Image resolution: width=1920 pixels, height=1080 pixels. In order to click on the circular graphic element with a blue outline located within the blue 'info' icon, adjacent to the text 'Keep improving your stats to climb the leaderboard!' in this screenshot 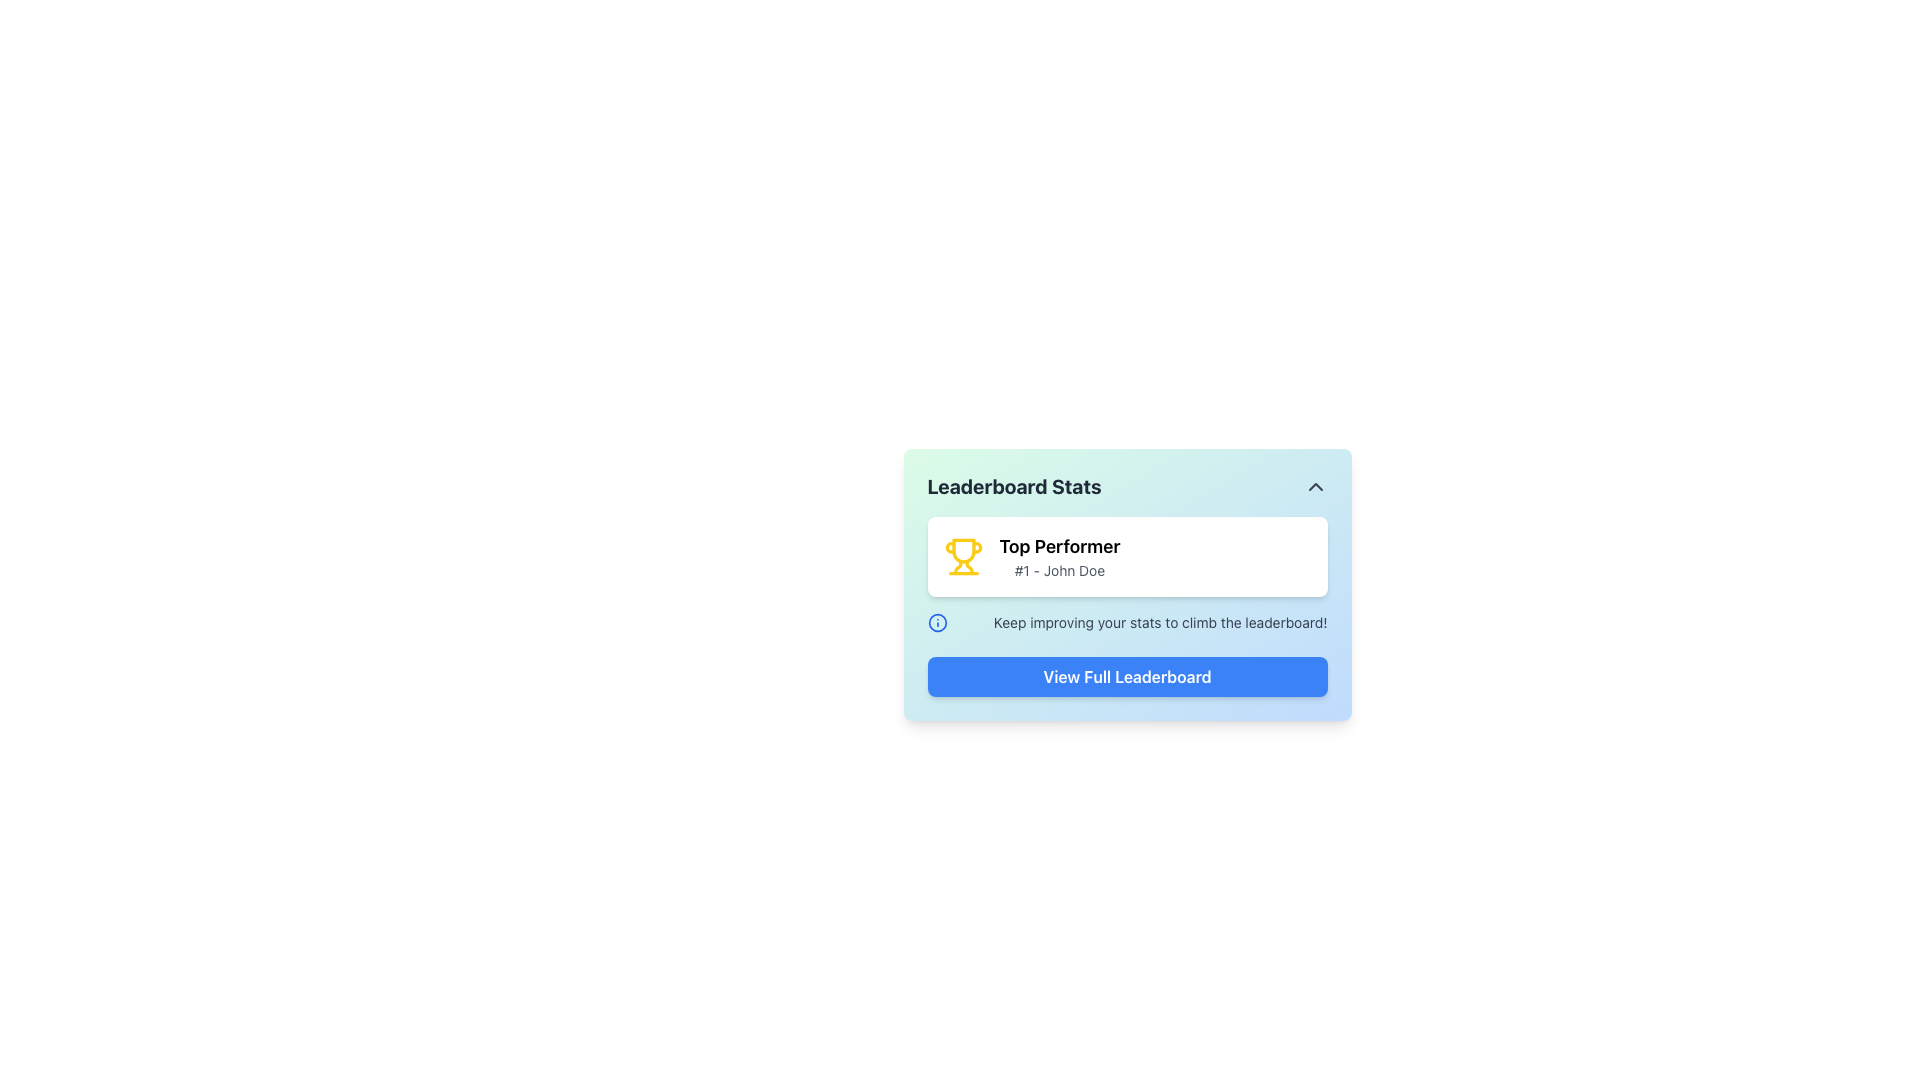, I will do `click(936, 622)`.